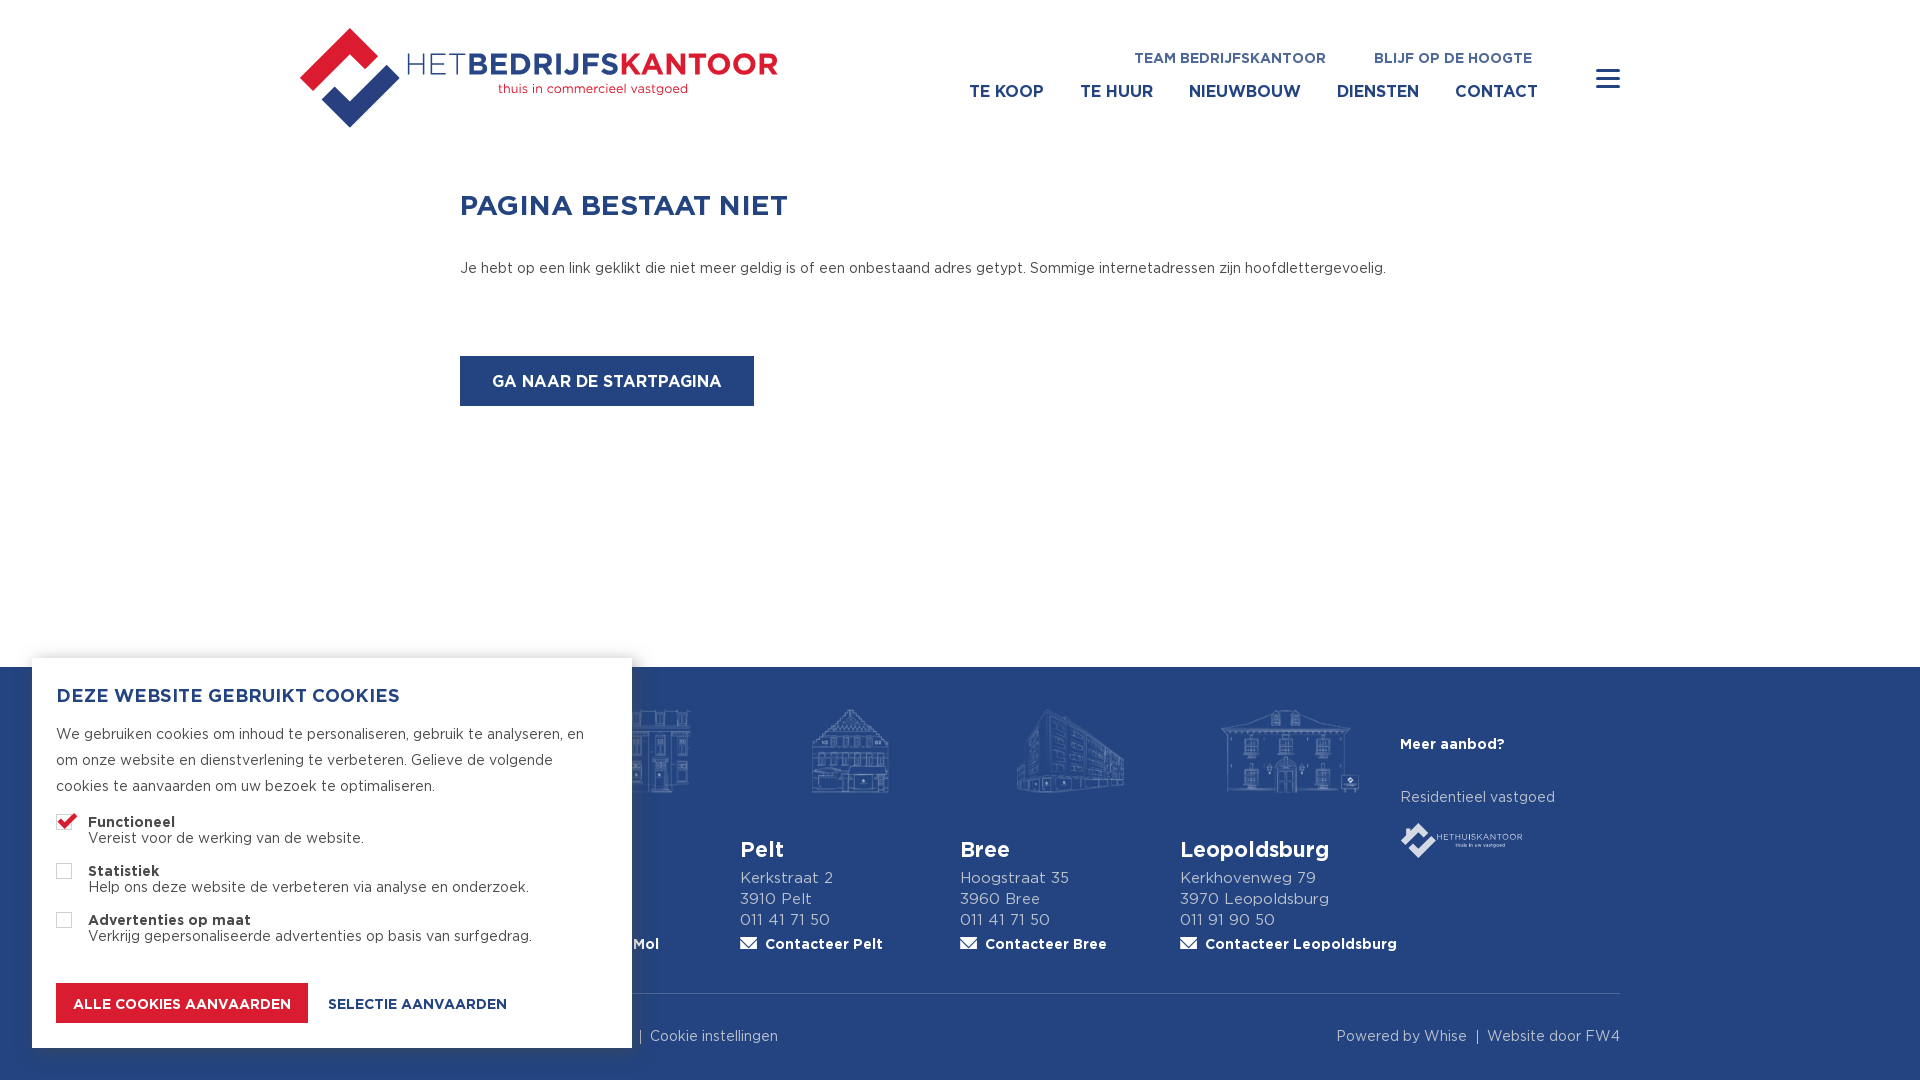 This screenshot has width=1920, height=1080. I want to click on 'Cookie instellingen', so click(714, 1036).